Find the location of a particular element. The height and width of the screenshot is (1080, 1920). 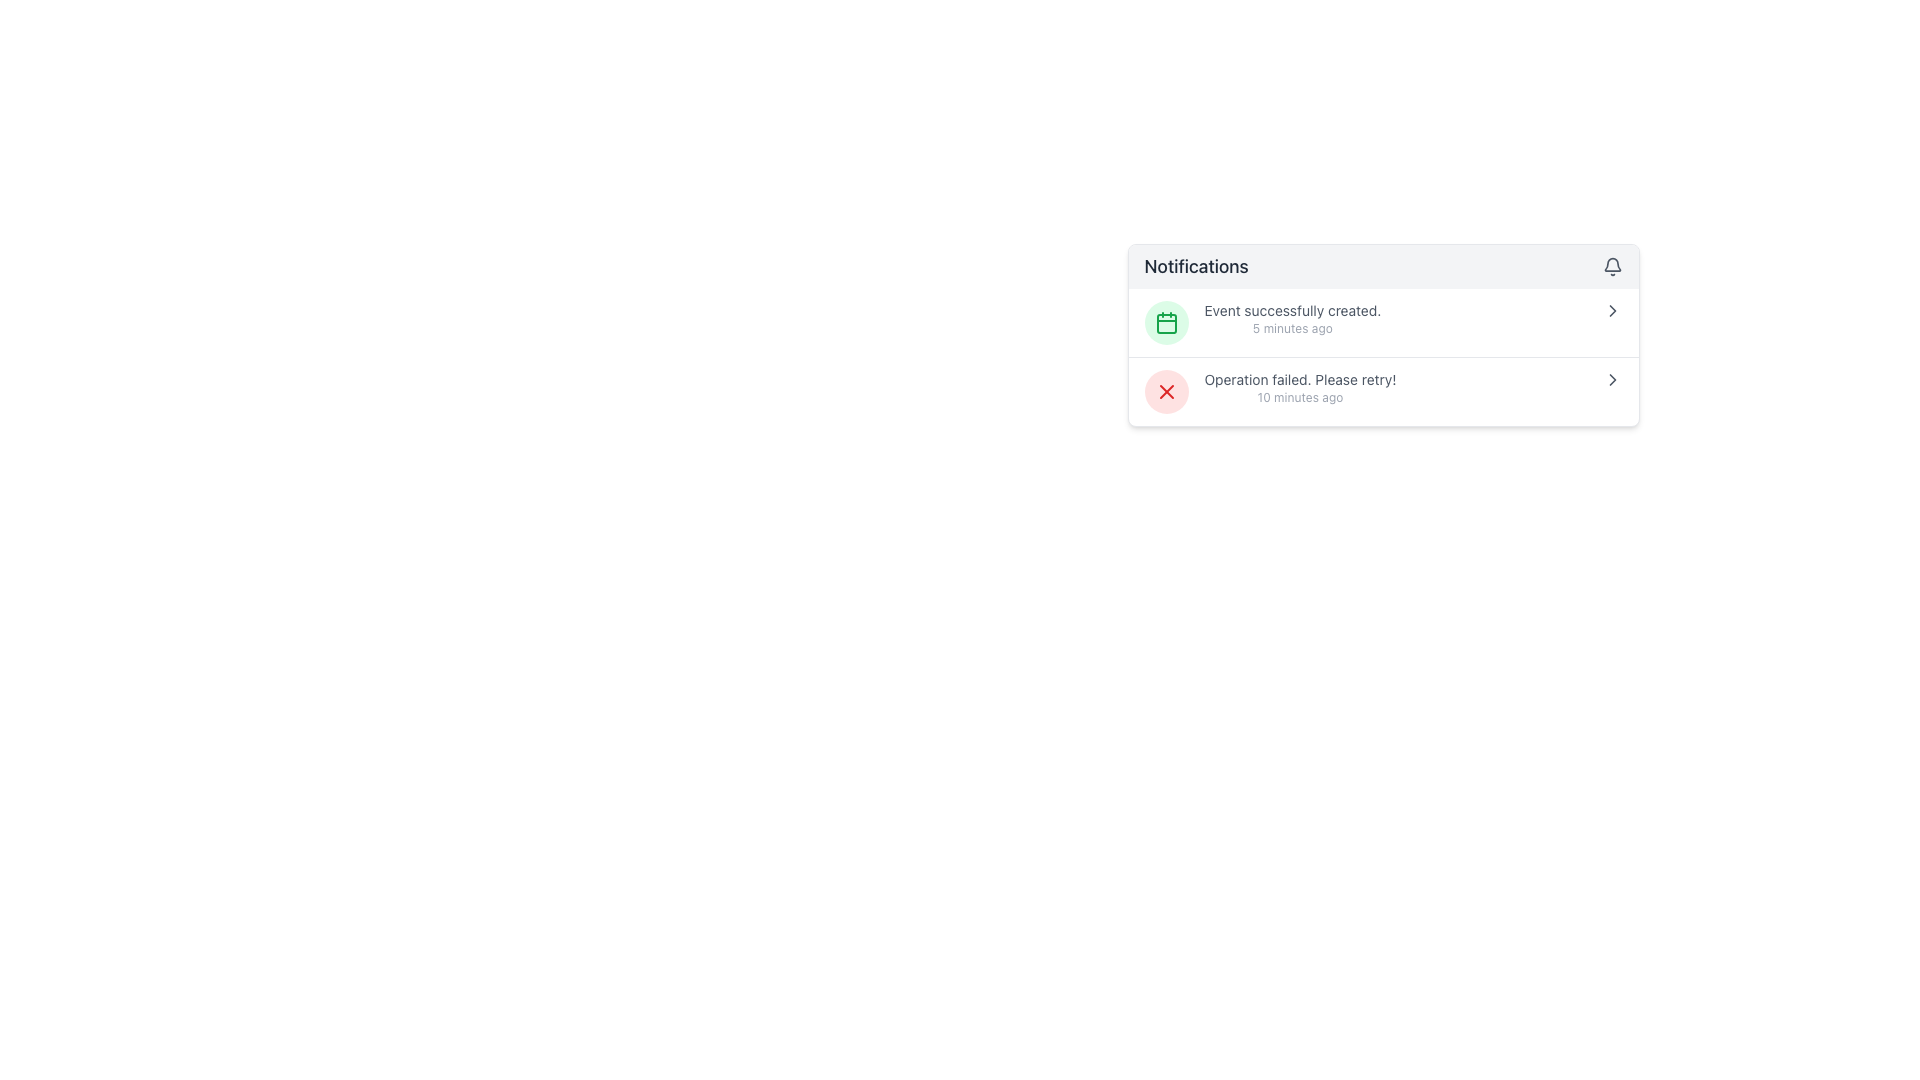

the Notification element that informs the user about a successfully created event, positioned at the top of the notification list is located at coordinates (1382, 322).